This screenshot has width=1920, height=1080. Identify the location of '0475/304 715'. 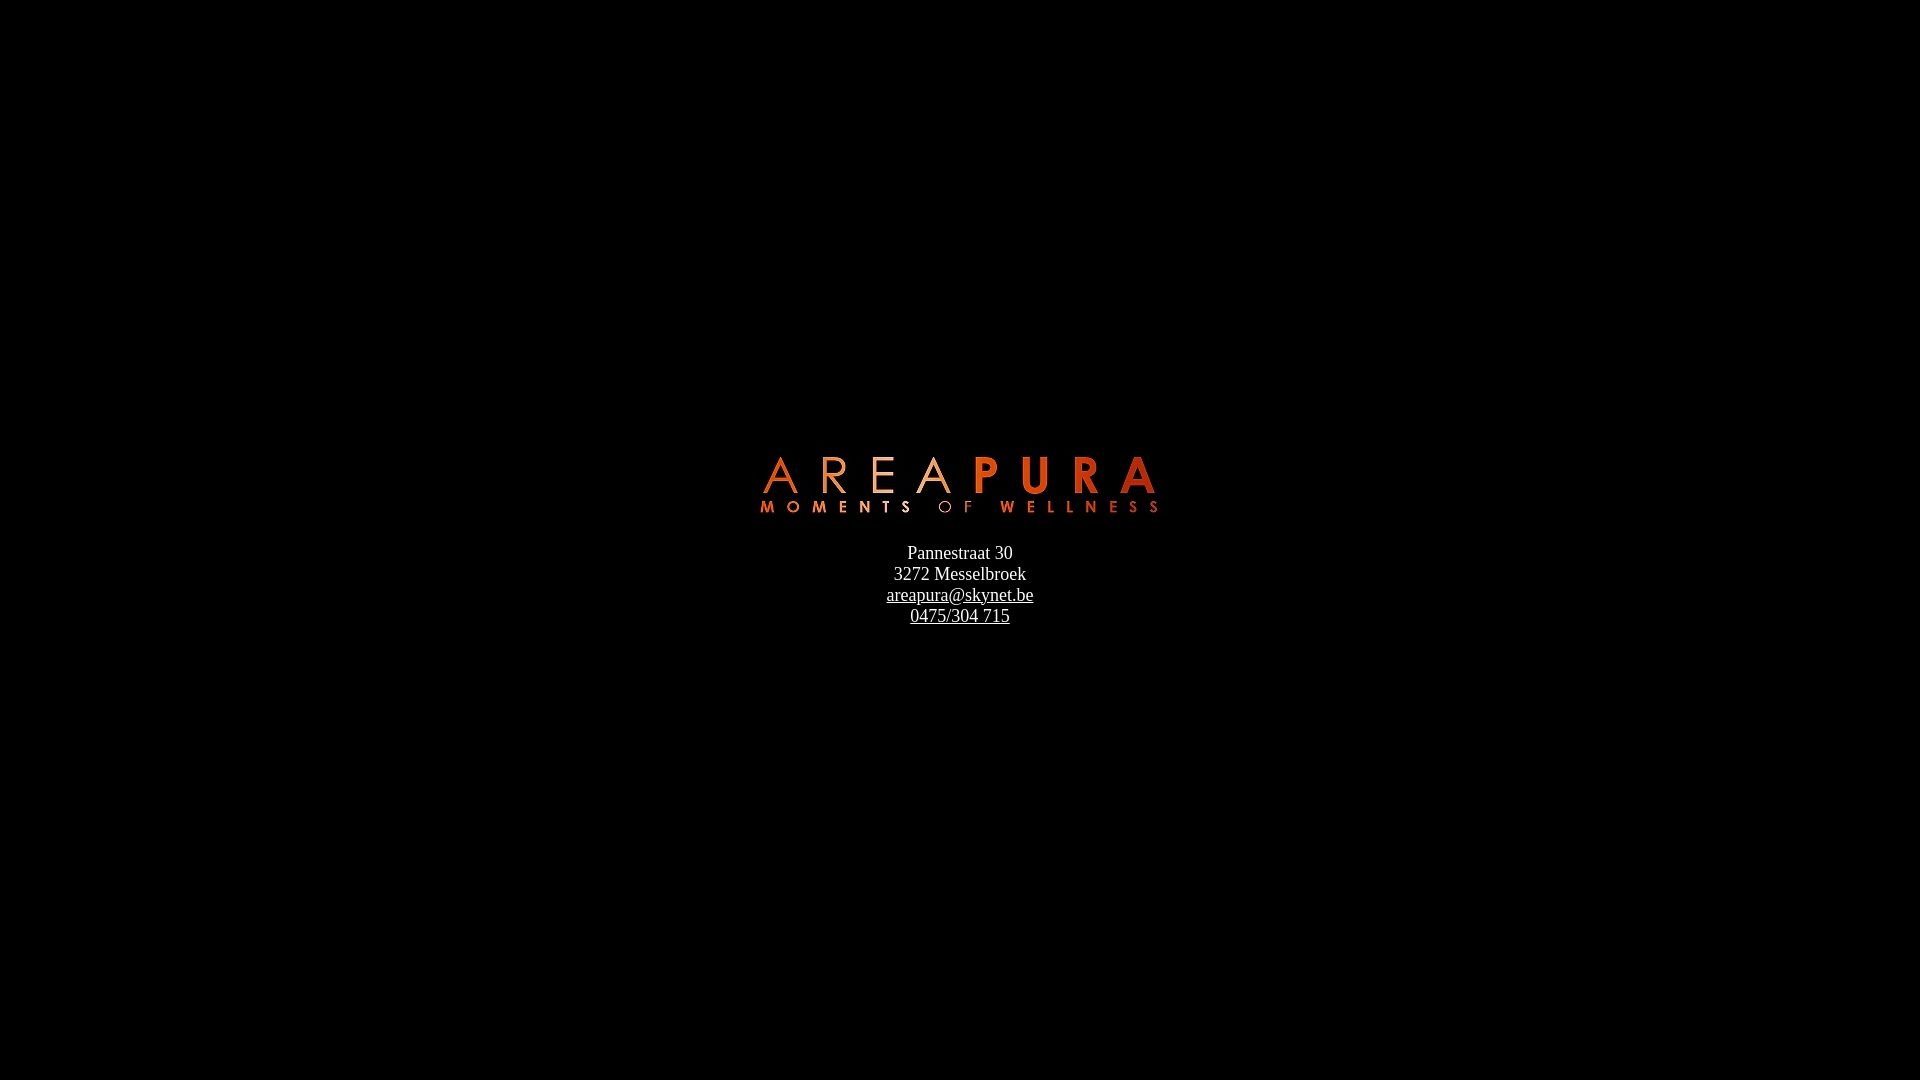
(960, 615).